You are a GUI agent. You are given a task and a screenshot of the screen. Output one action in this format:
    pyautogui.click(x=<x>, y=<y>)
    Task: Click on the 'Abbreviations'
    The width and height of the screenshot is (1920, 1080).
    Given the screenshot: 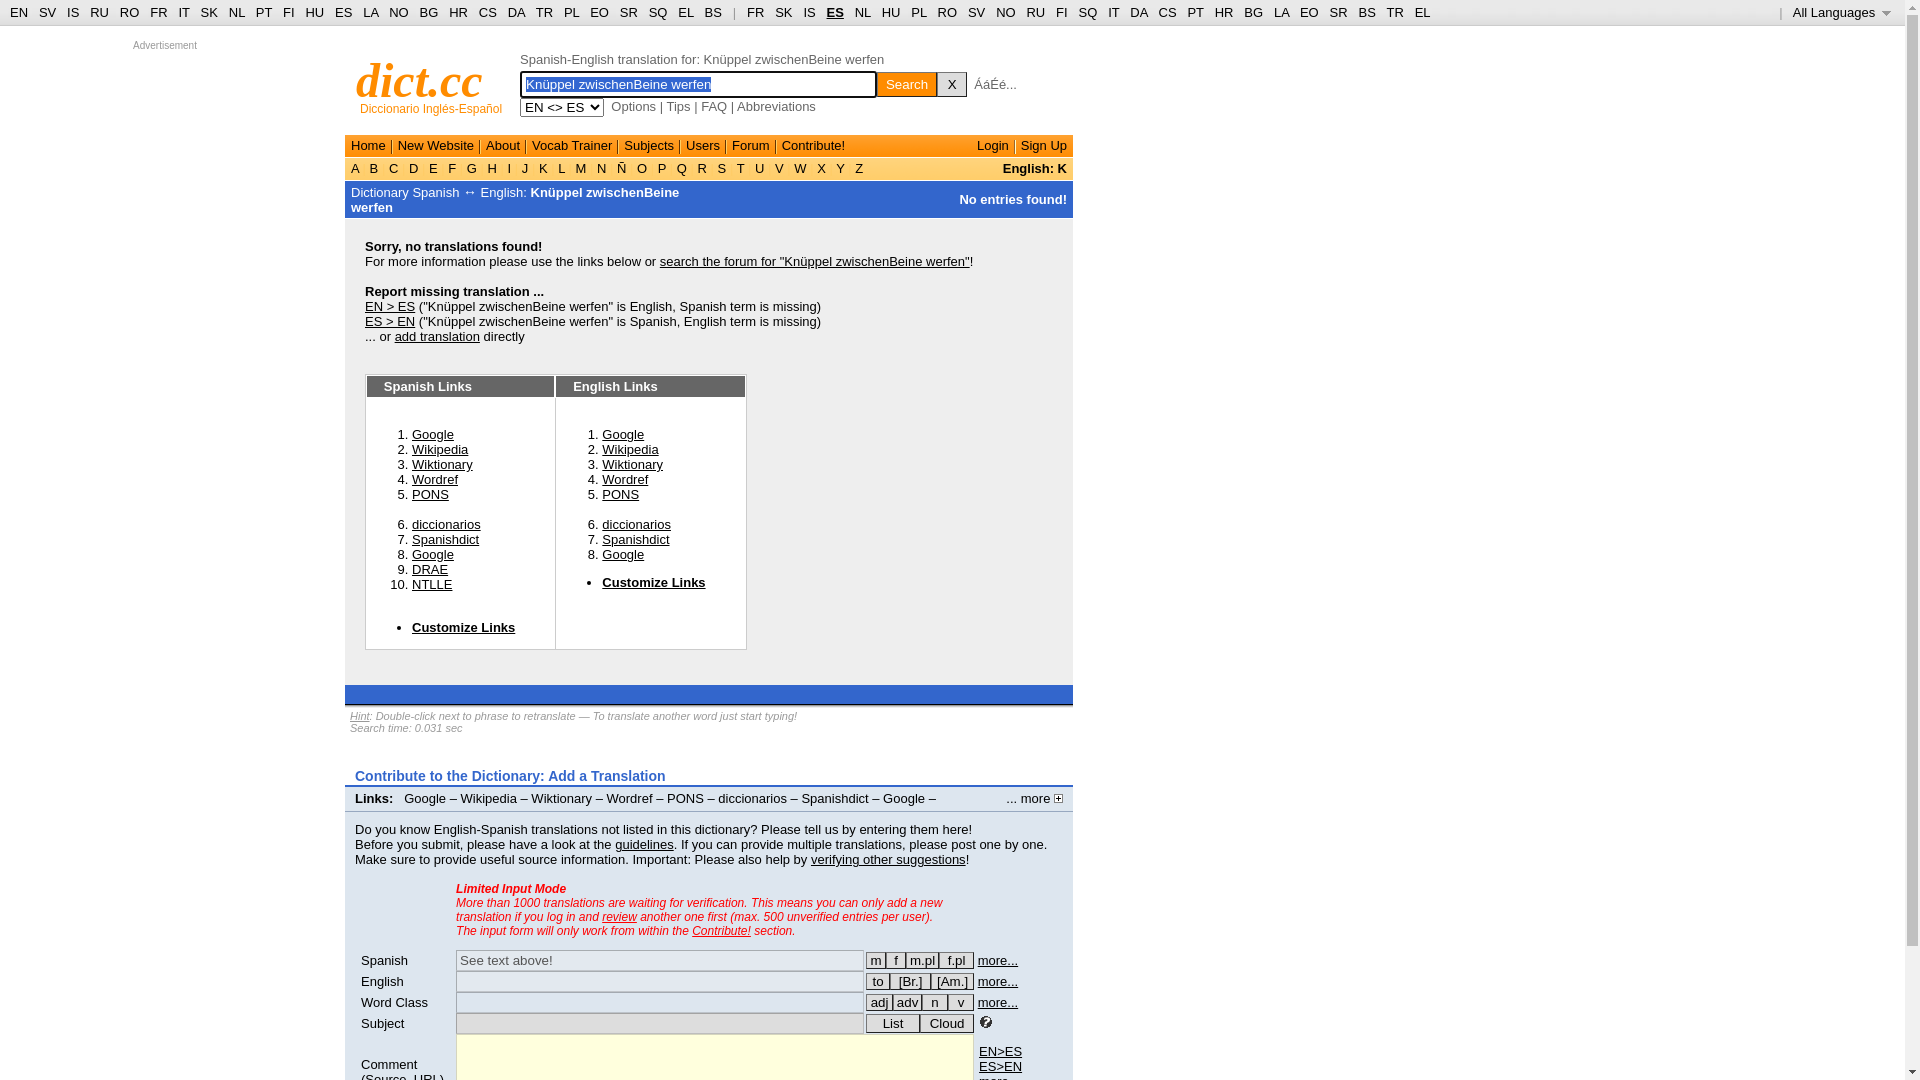 What is the action you would take?
    pyautogui.click(x=775, y=106)
    